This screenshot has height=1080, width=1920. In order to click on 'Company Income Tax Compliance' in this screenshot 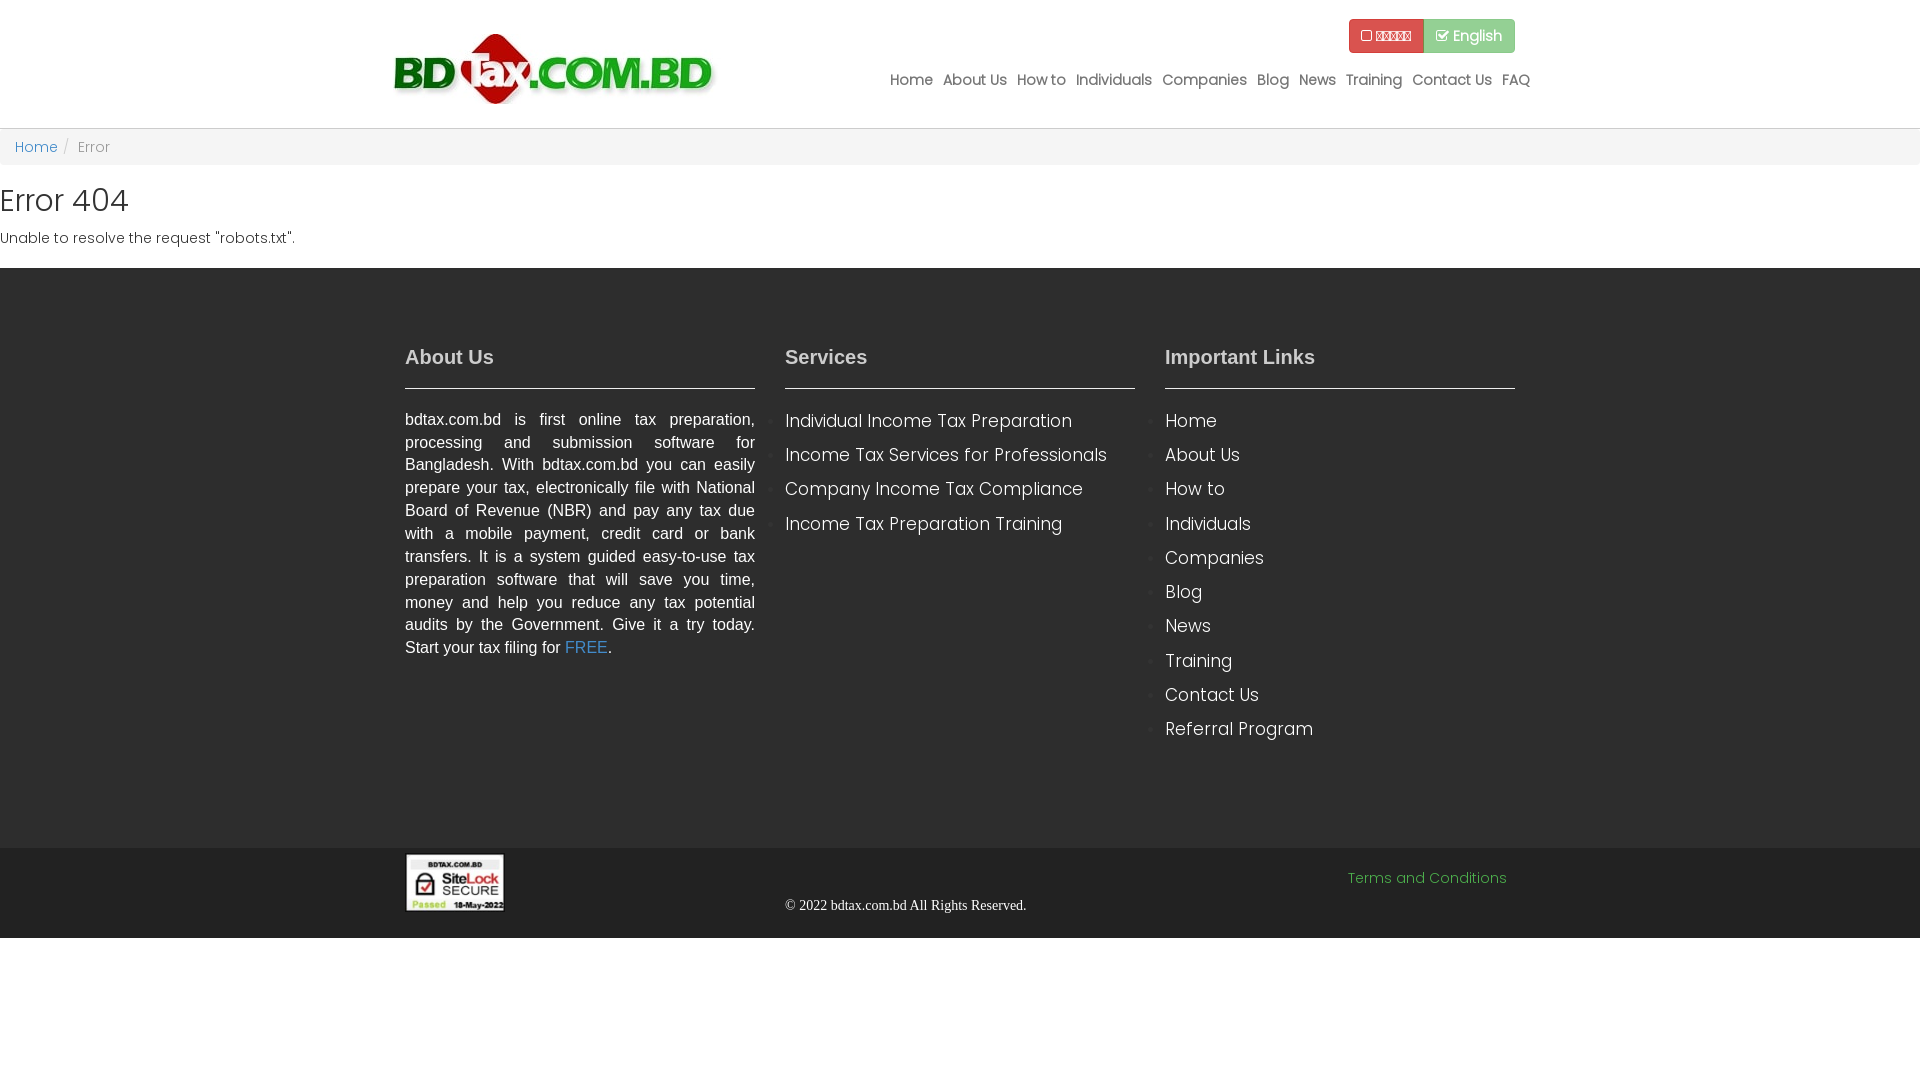, I will do `click(960, 489)`.